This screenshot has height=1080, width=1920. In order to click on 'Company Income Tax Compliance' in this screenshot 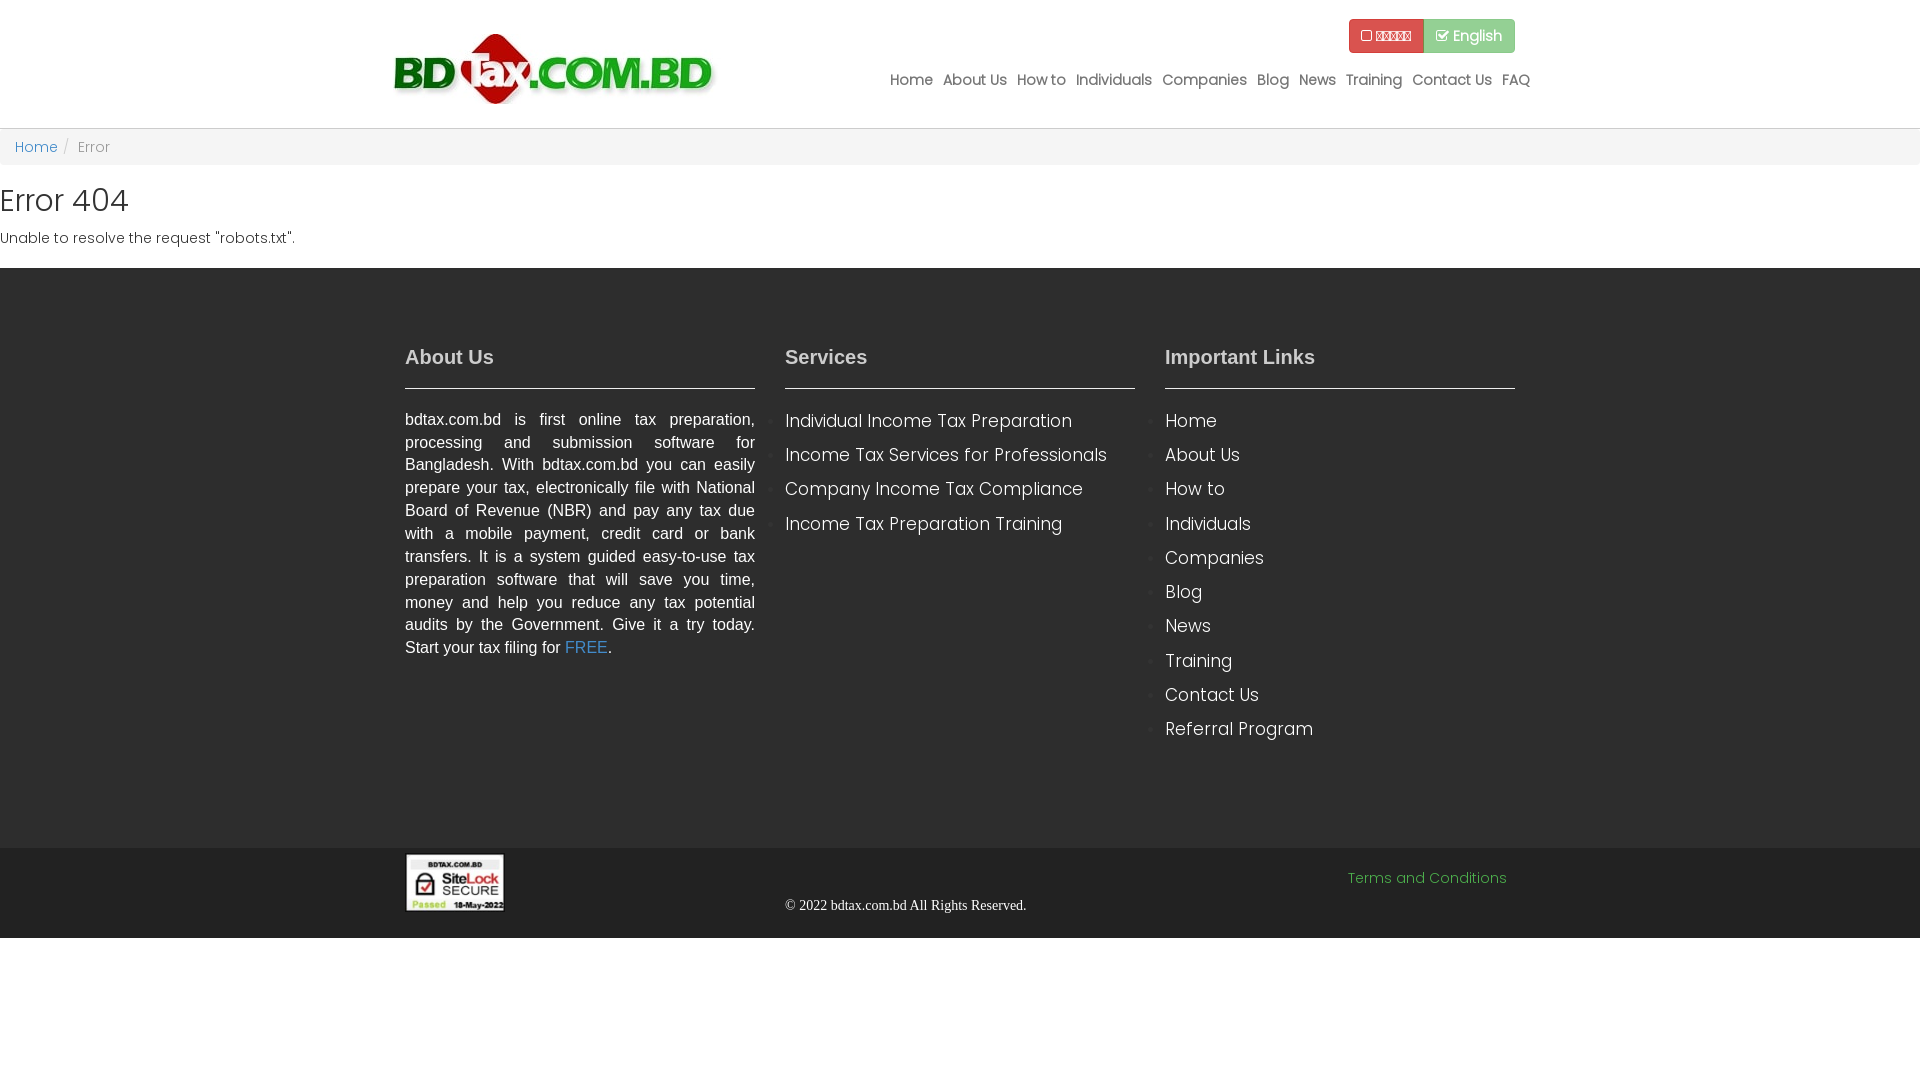, I will do `click(960, 489)`.